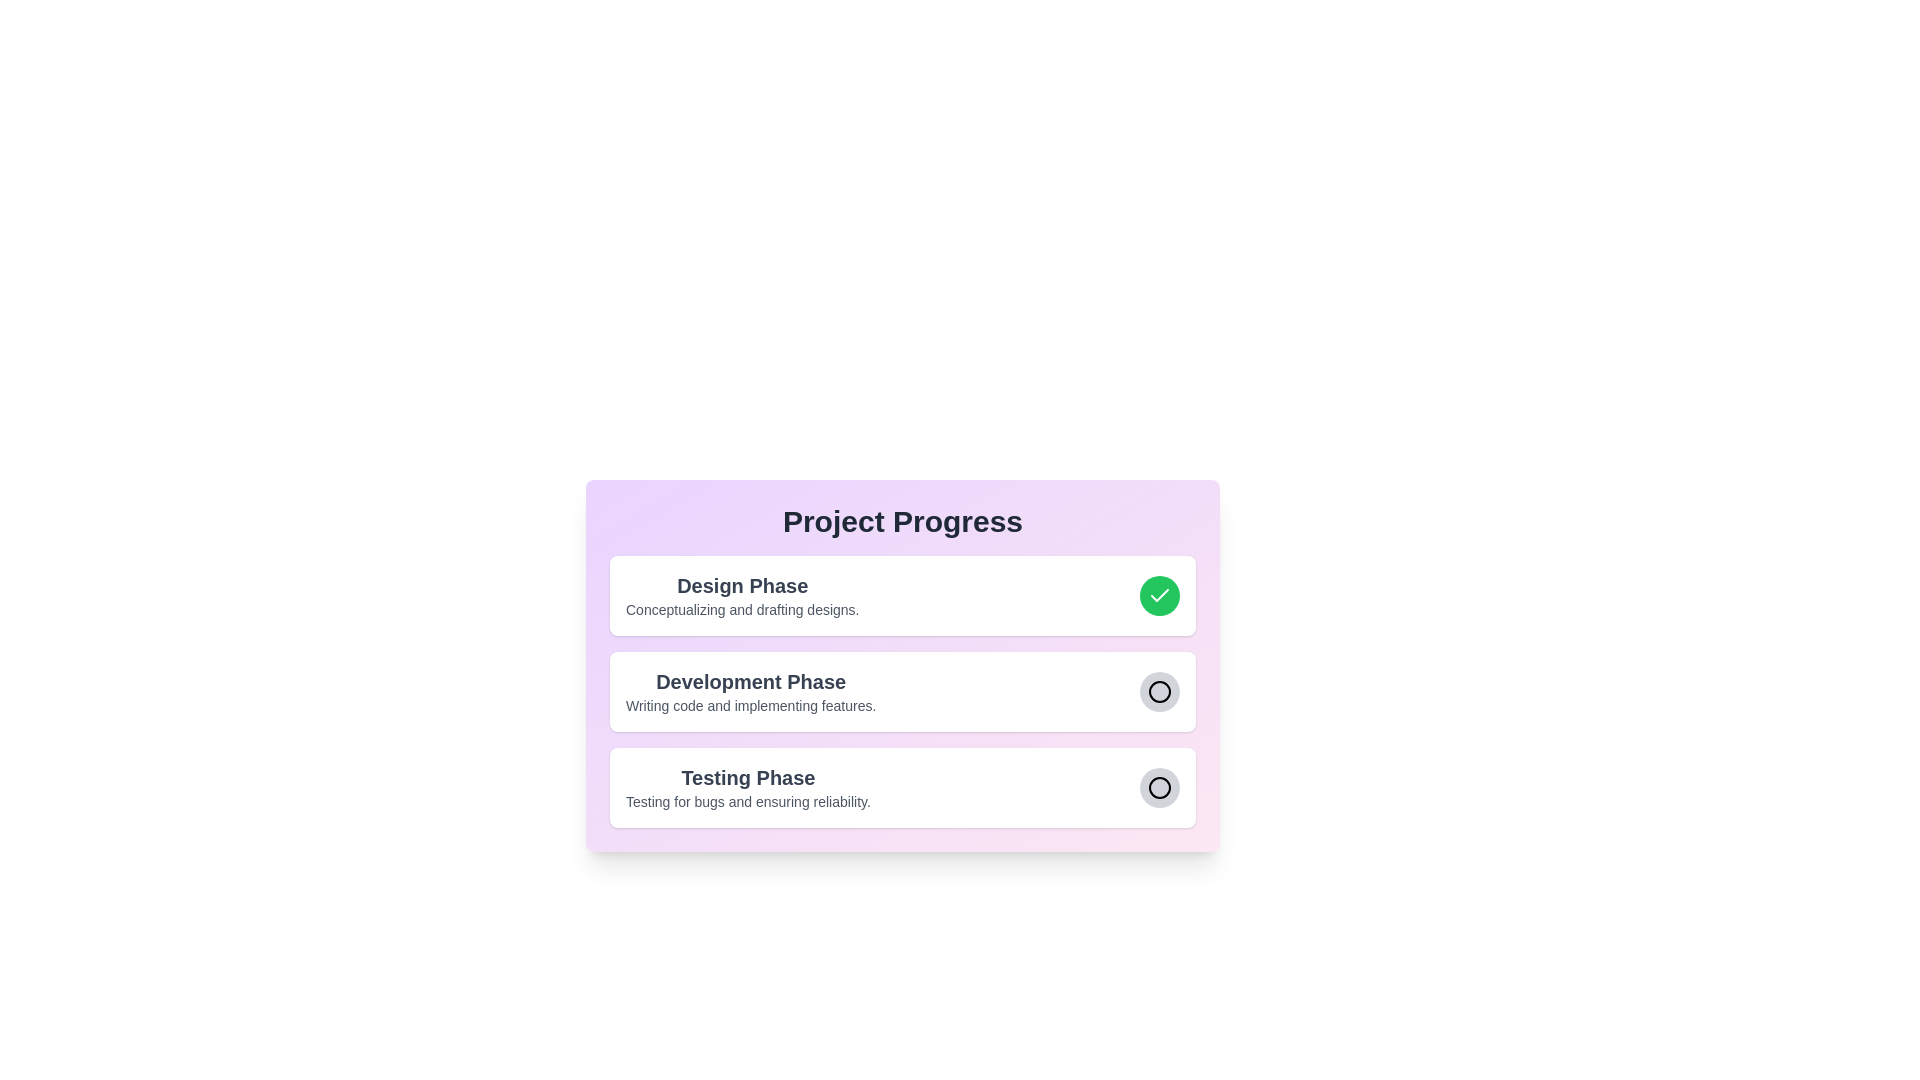 The height and width of the screenshot is (1080, 1920). I want to click on the circular button with a gray background and a black border located next to the progress phase text in the 'Project Progress' section, so click(1160, 786).